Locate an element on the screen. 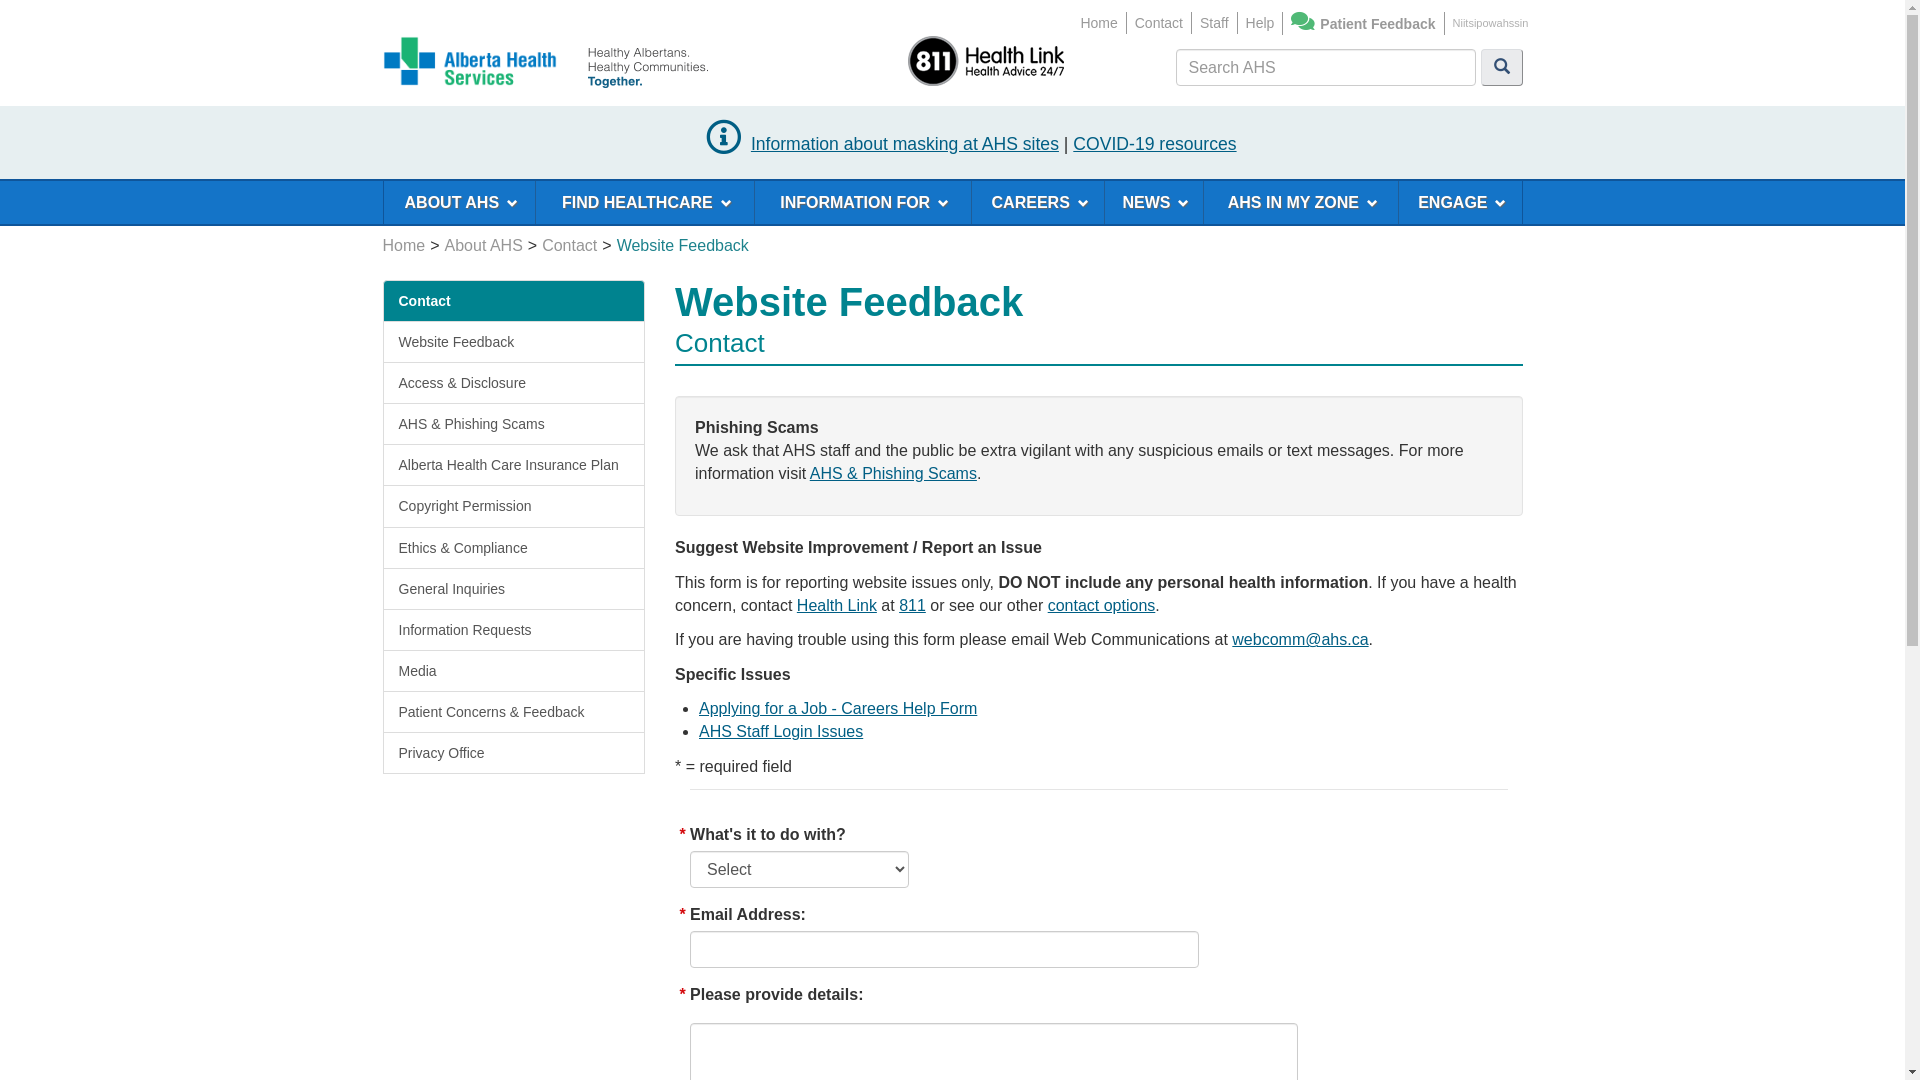  'FIND HEALTHCARE' is located at coordinates (643, 202).